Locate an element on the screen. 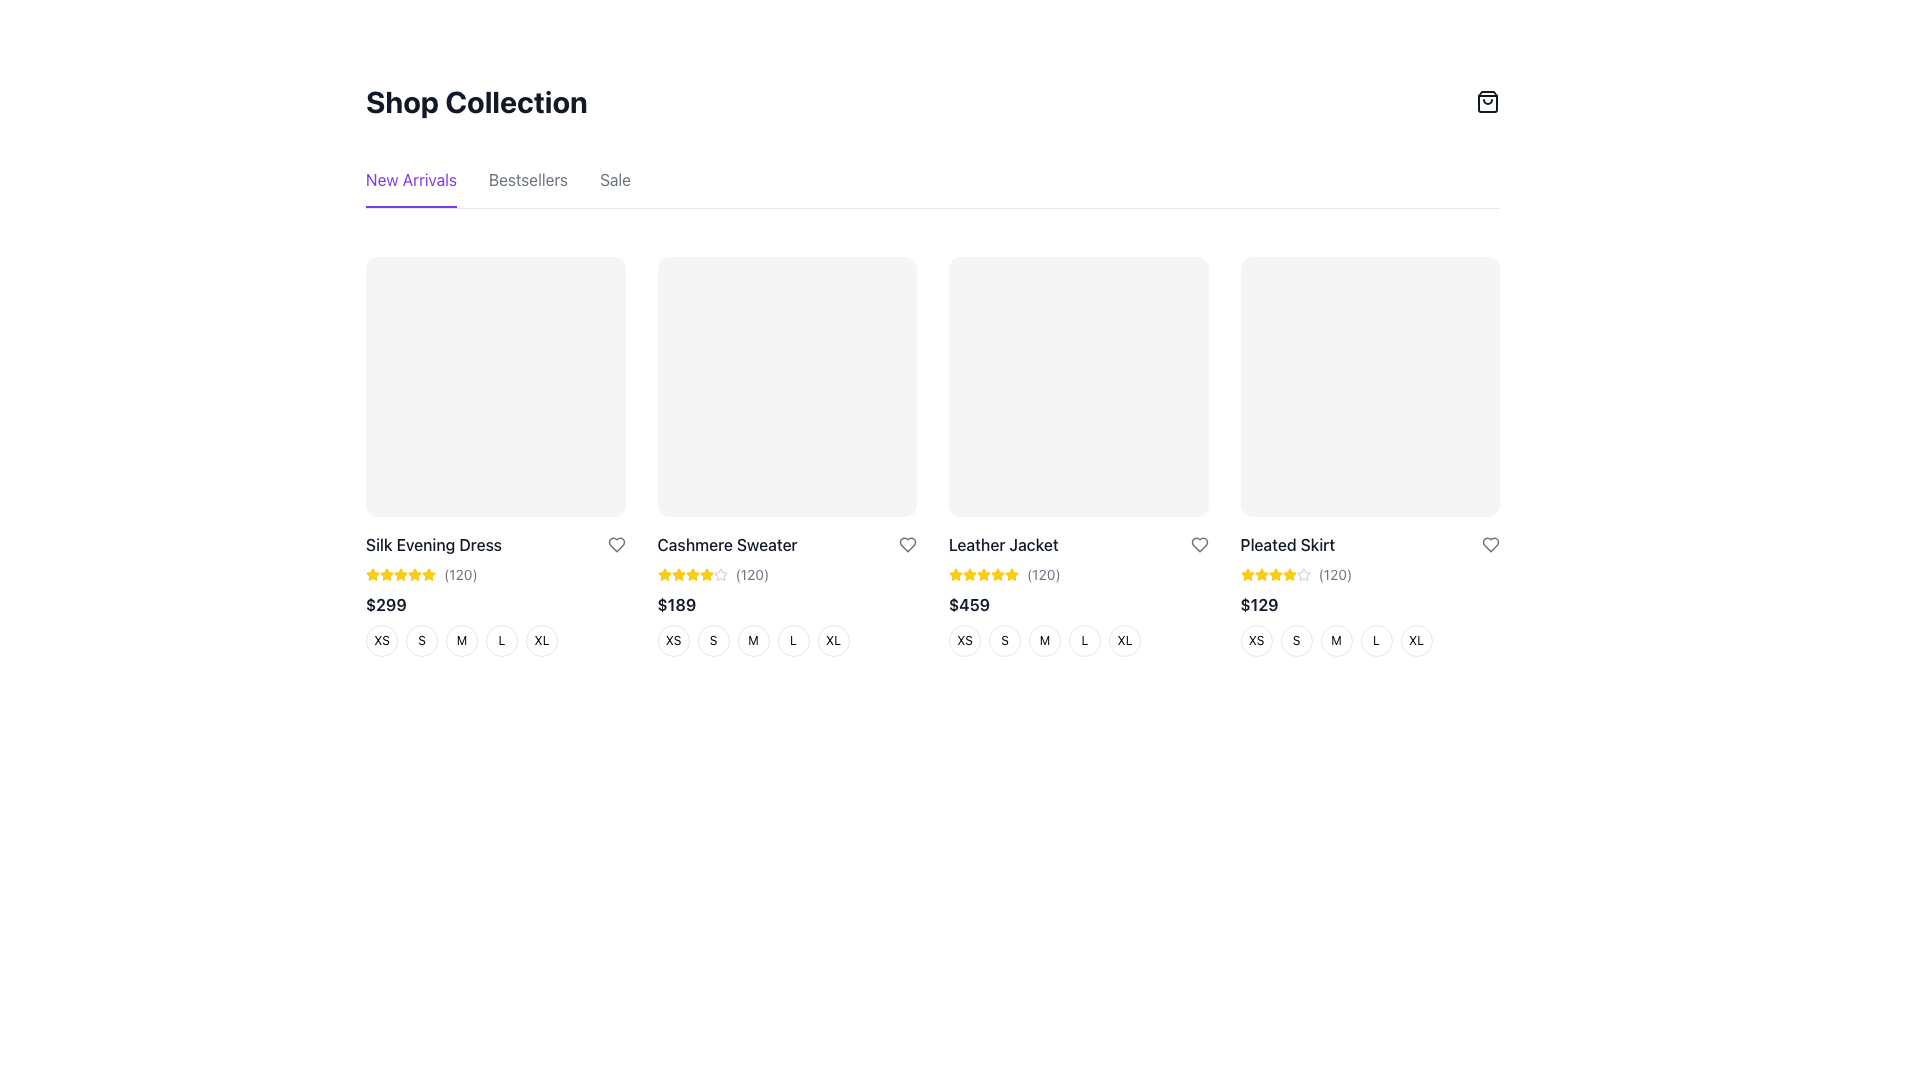 The width and height of the screenshot is (1920, 1080). the text label 'Silk Evening Dress', which is styled in a medium-weight font with dark gray color and located under the image placeholder of the first product listing is located at coordinates (495, 544).